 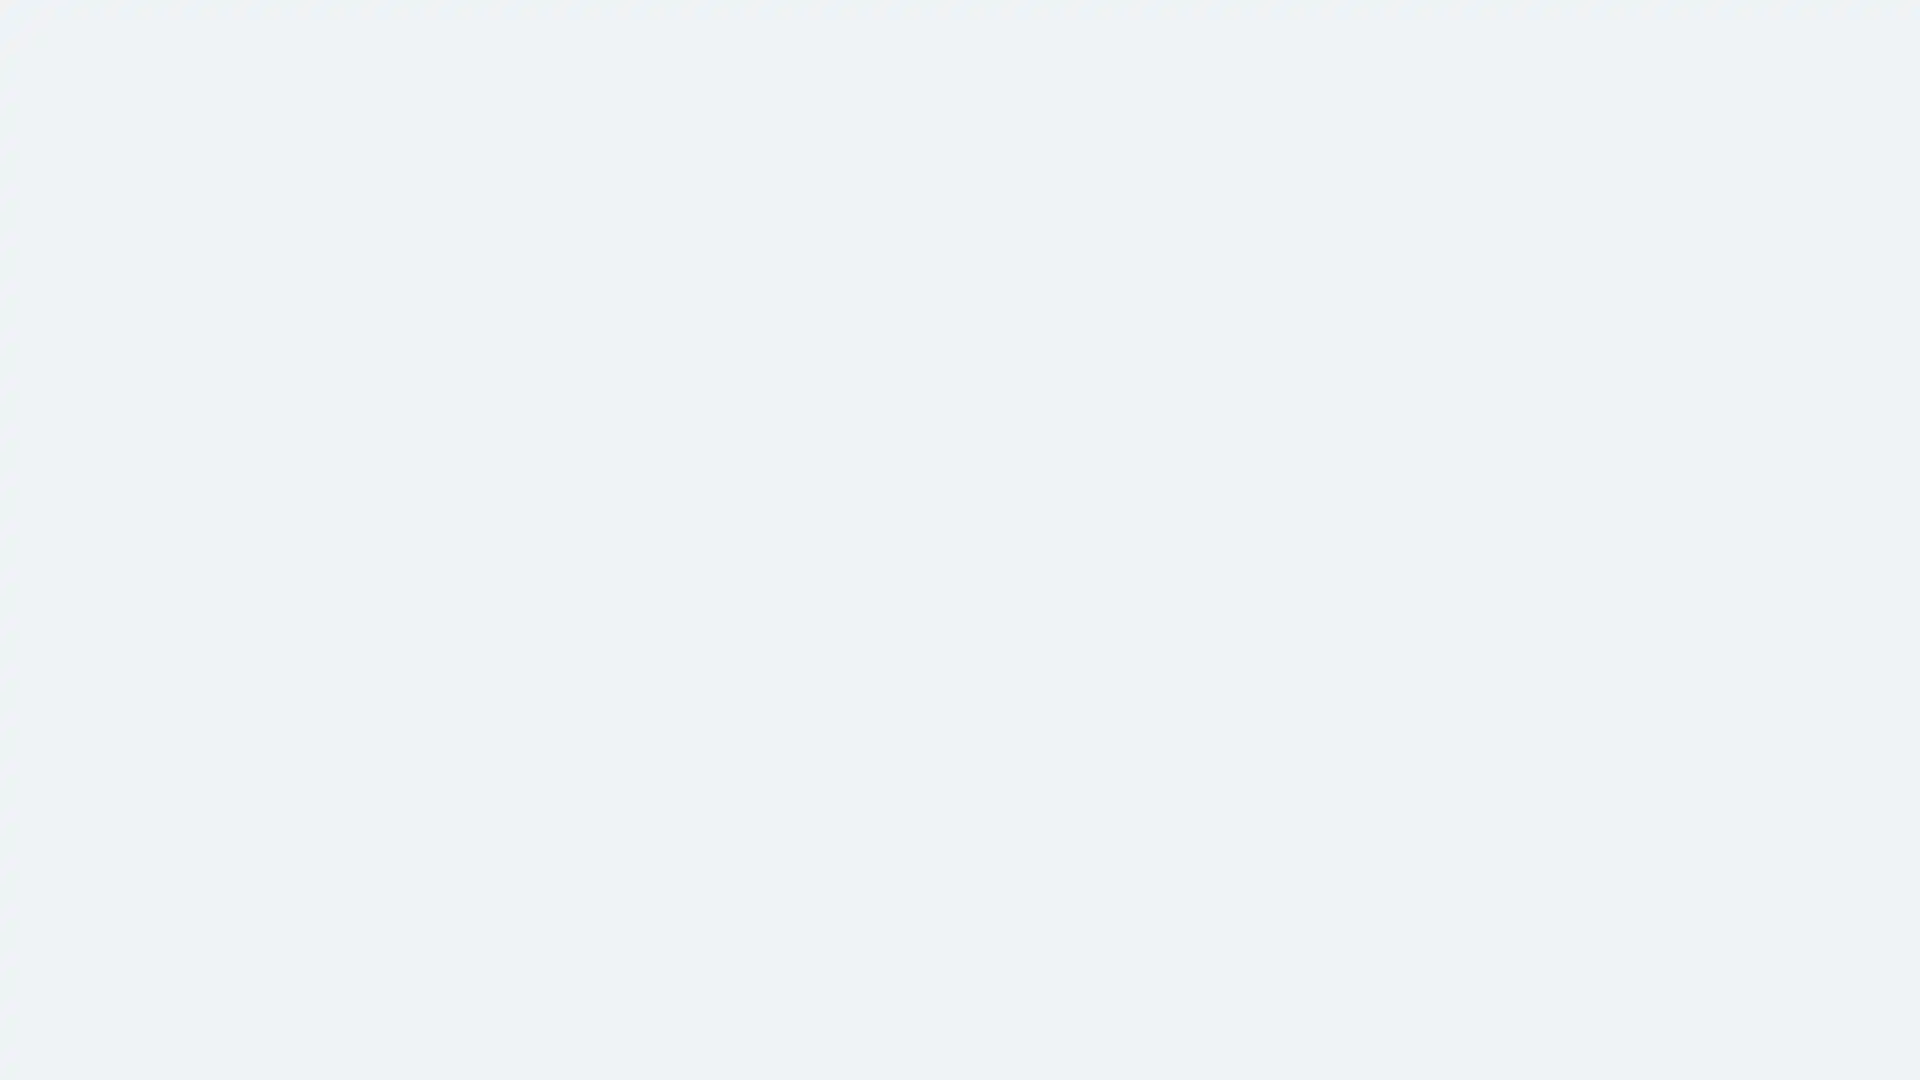 What do you see at coordinates (960, 335) in the screenshot?
I see `Continue` at bounding box center [960, 335].